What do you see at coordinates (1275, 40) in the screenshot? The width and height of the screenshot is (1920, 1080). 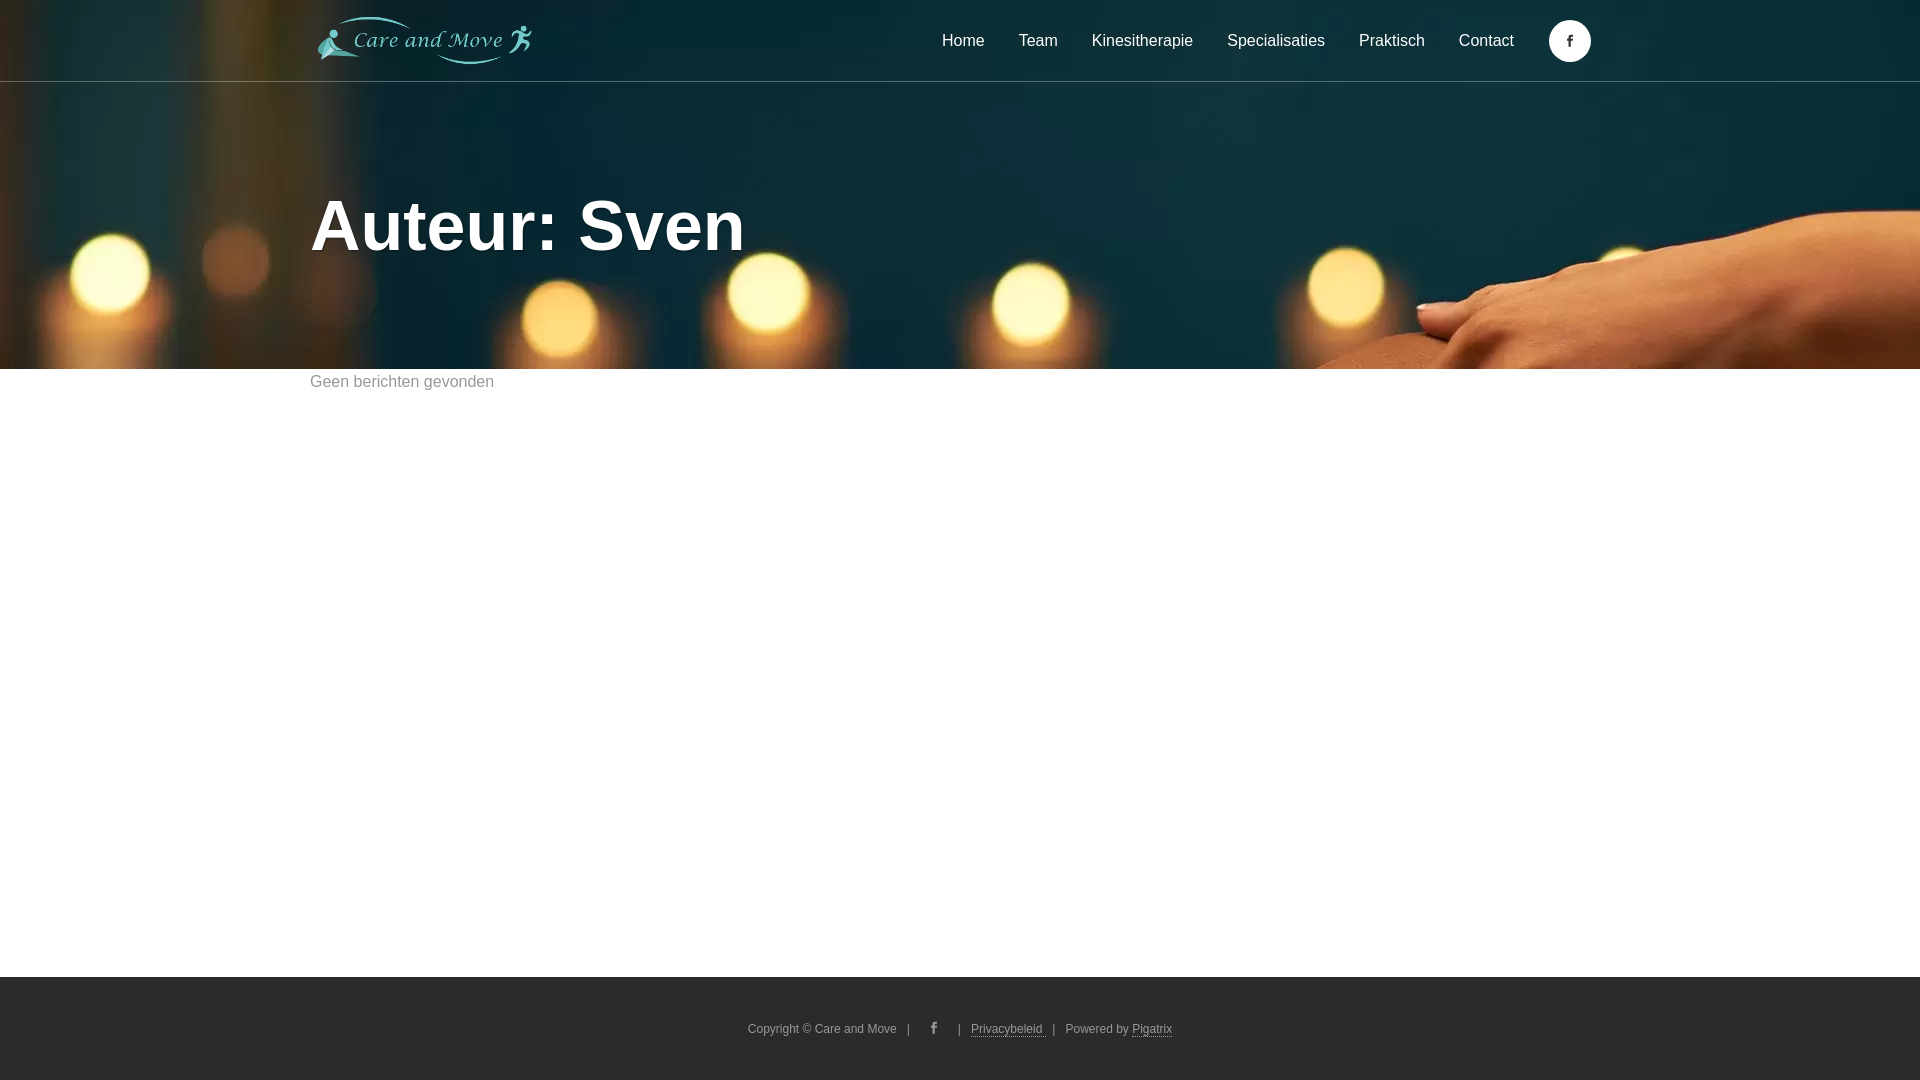 I see `'Specialisaties'` at bounding box center [1275, 40].